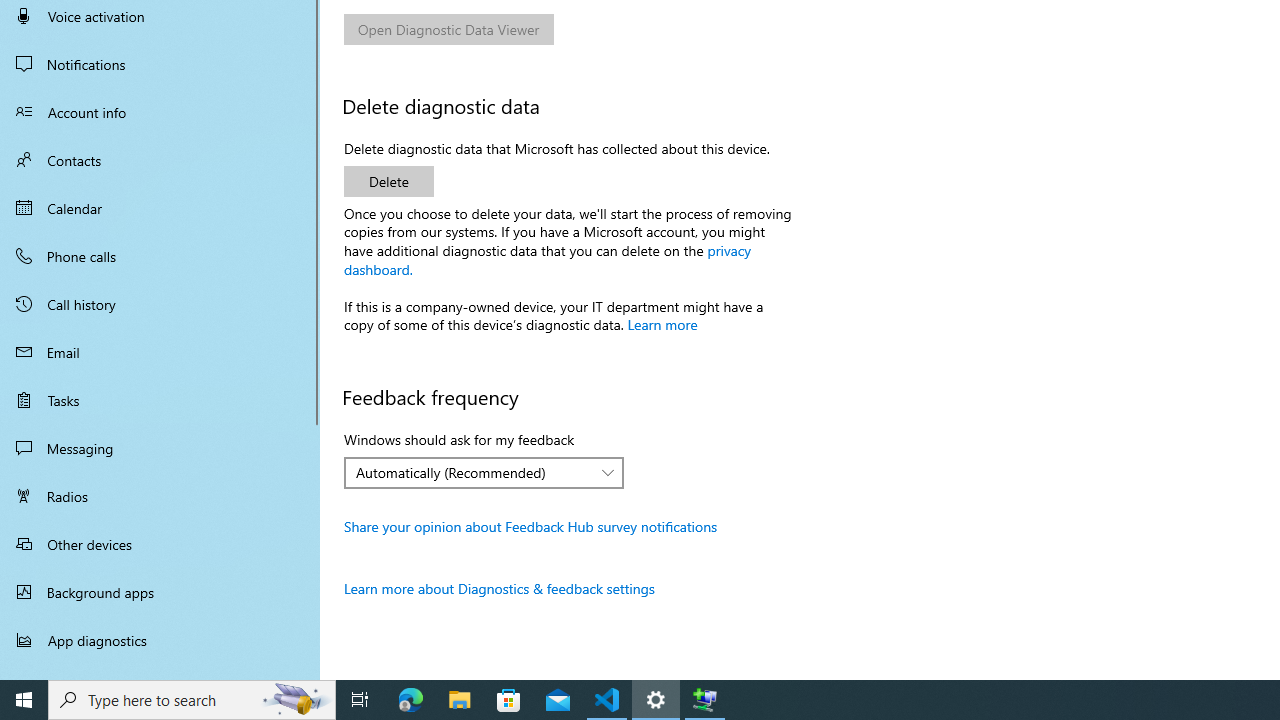  I want to click on 'Radios', so click(160, 495).